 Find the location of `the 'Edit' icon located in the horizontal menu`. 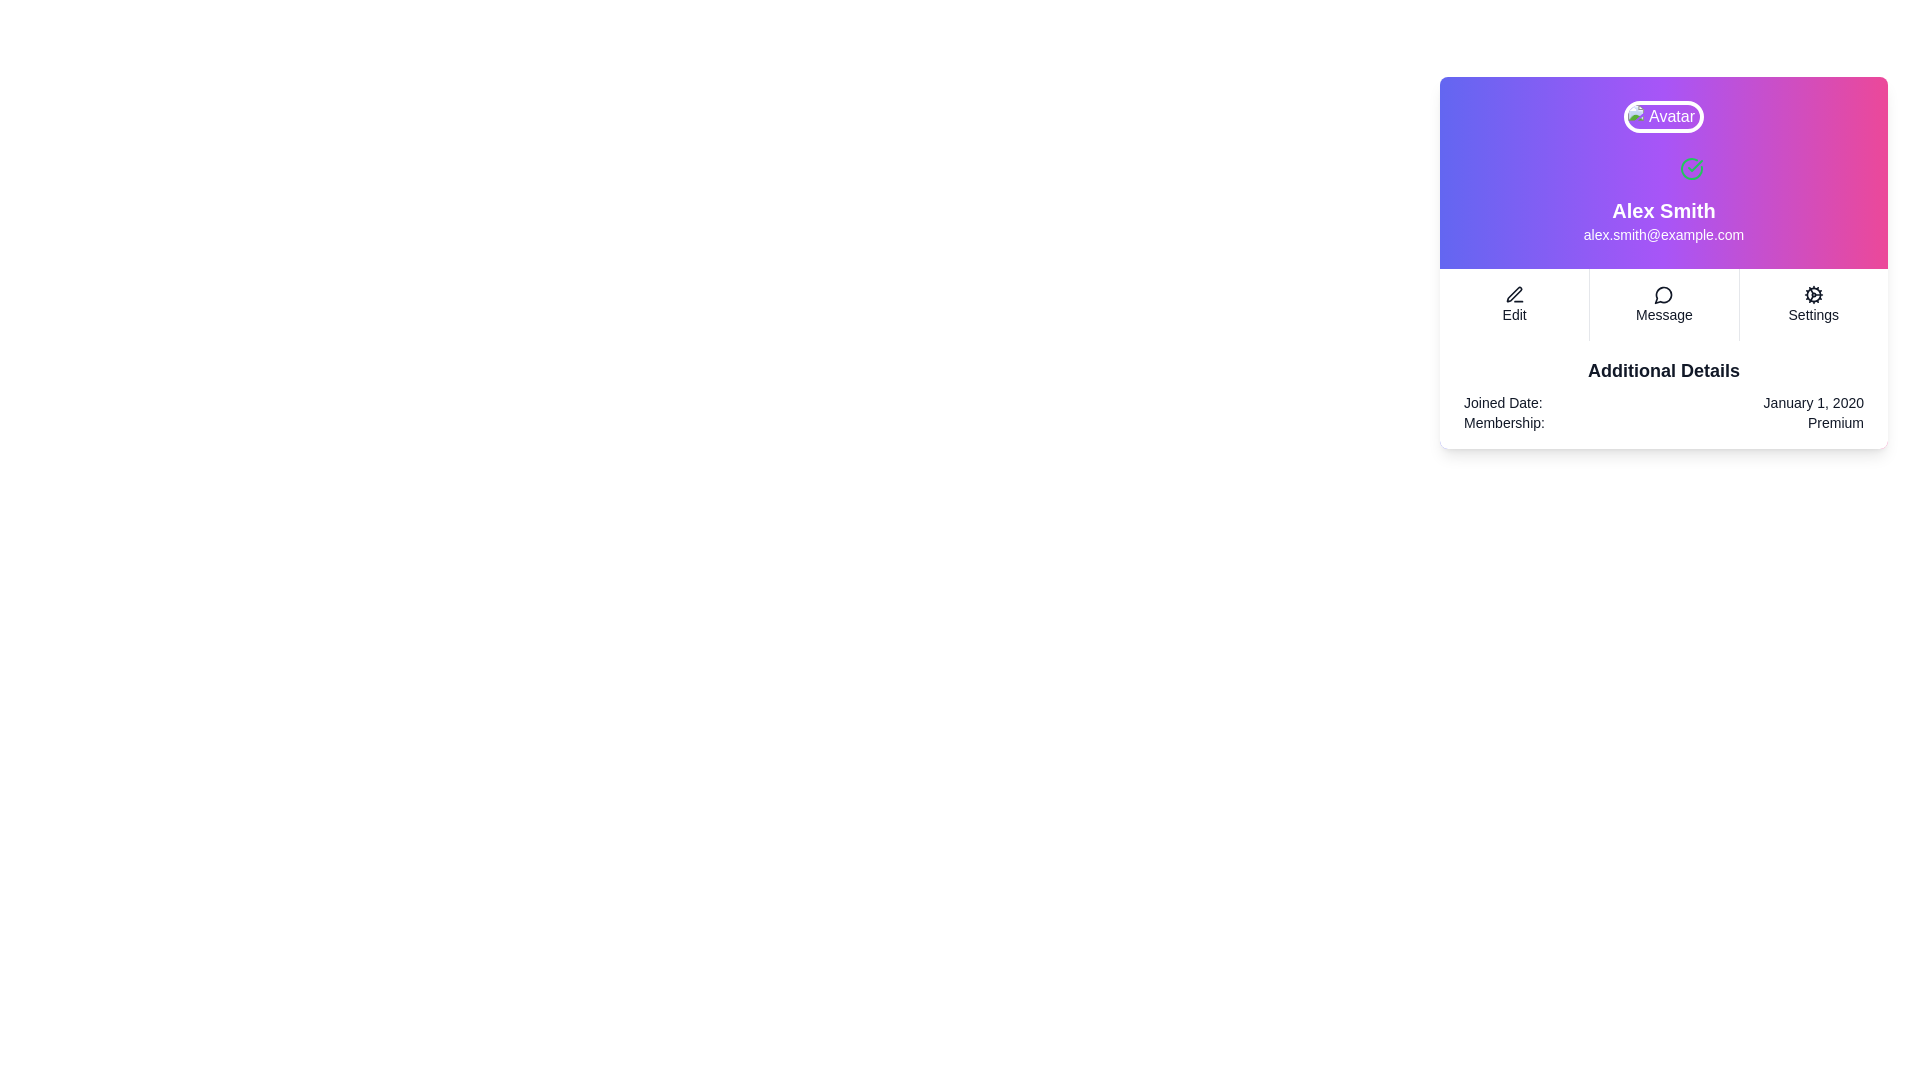

the 'Edit' icon located in the horizontal menu is located at coordinates (1514, 294).